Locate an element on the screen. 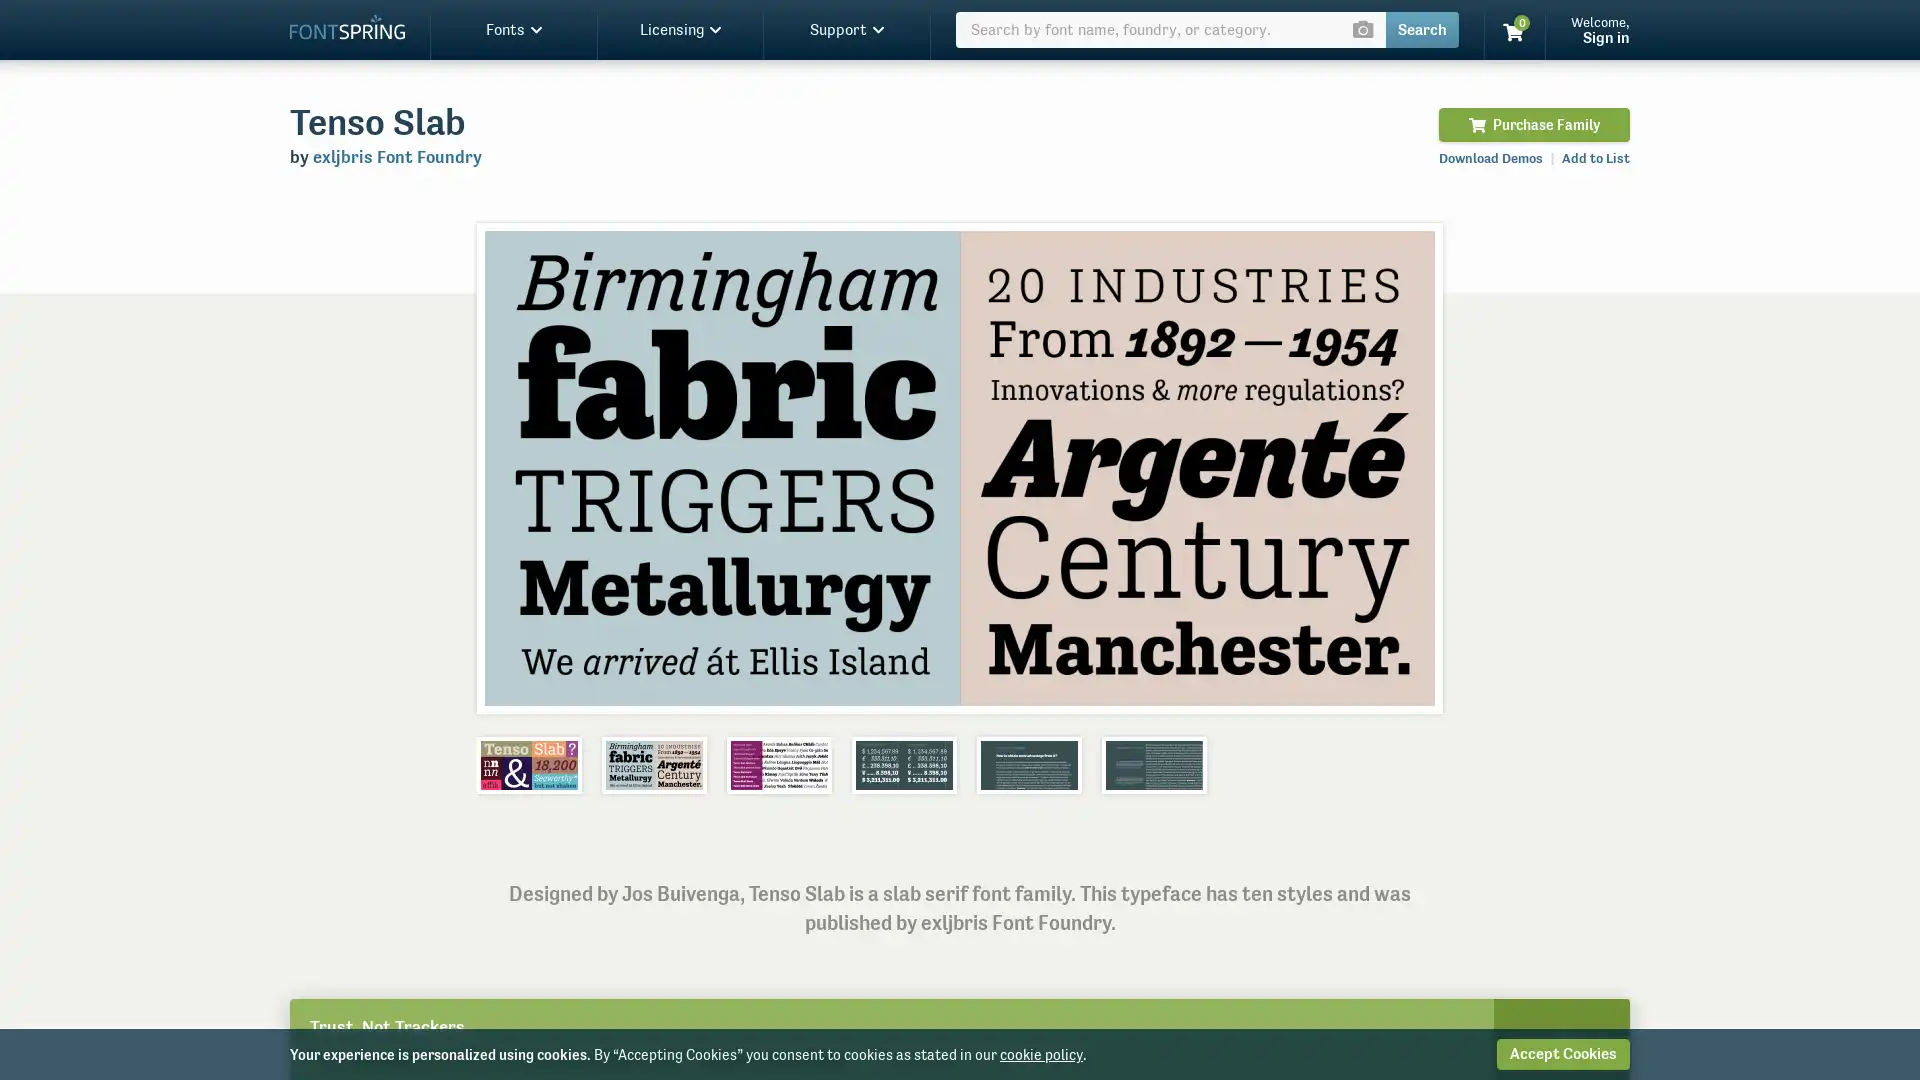 Image resolution: width=1920 pixels, height=1080 pixels. Add to List is located at coordinates (1595, 157).